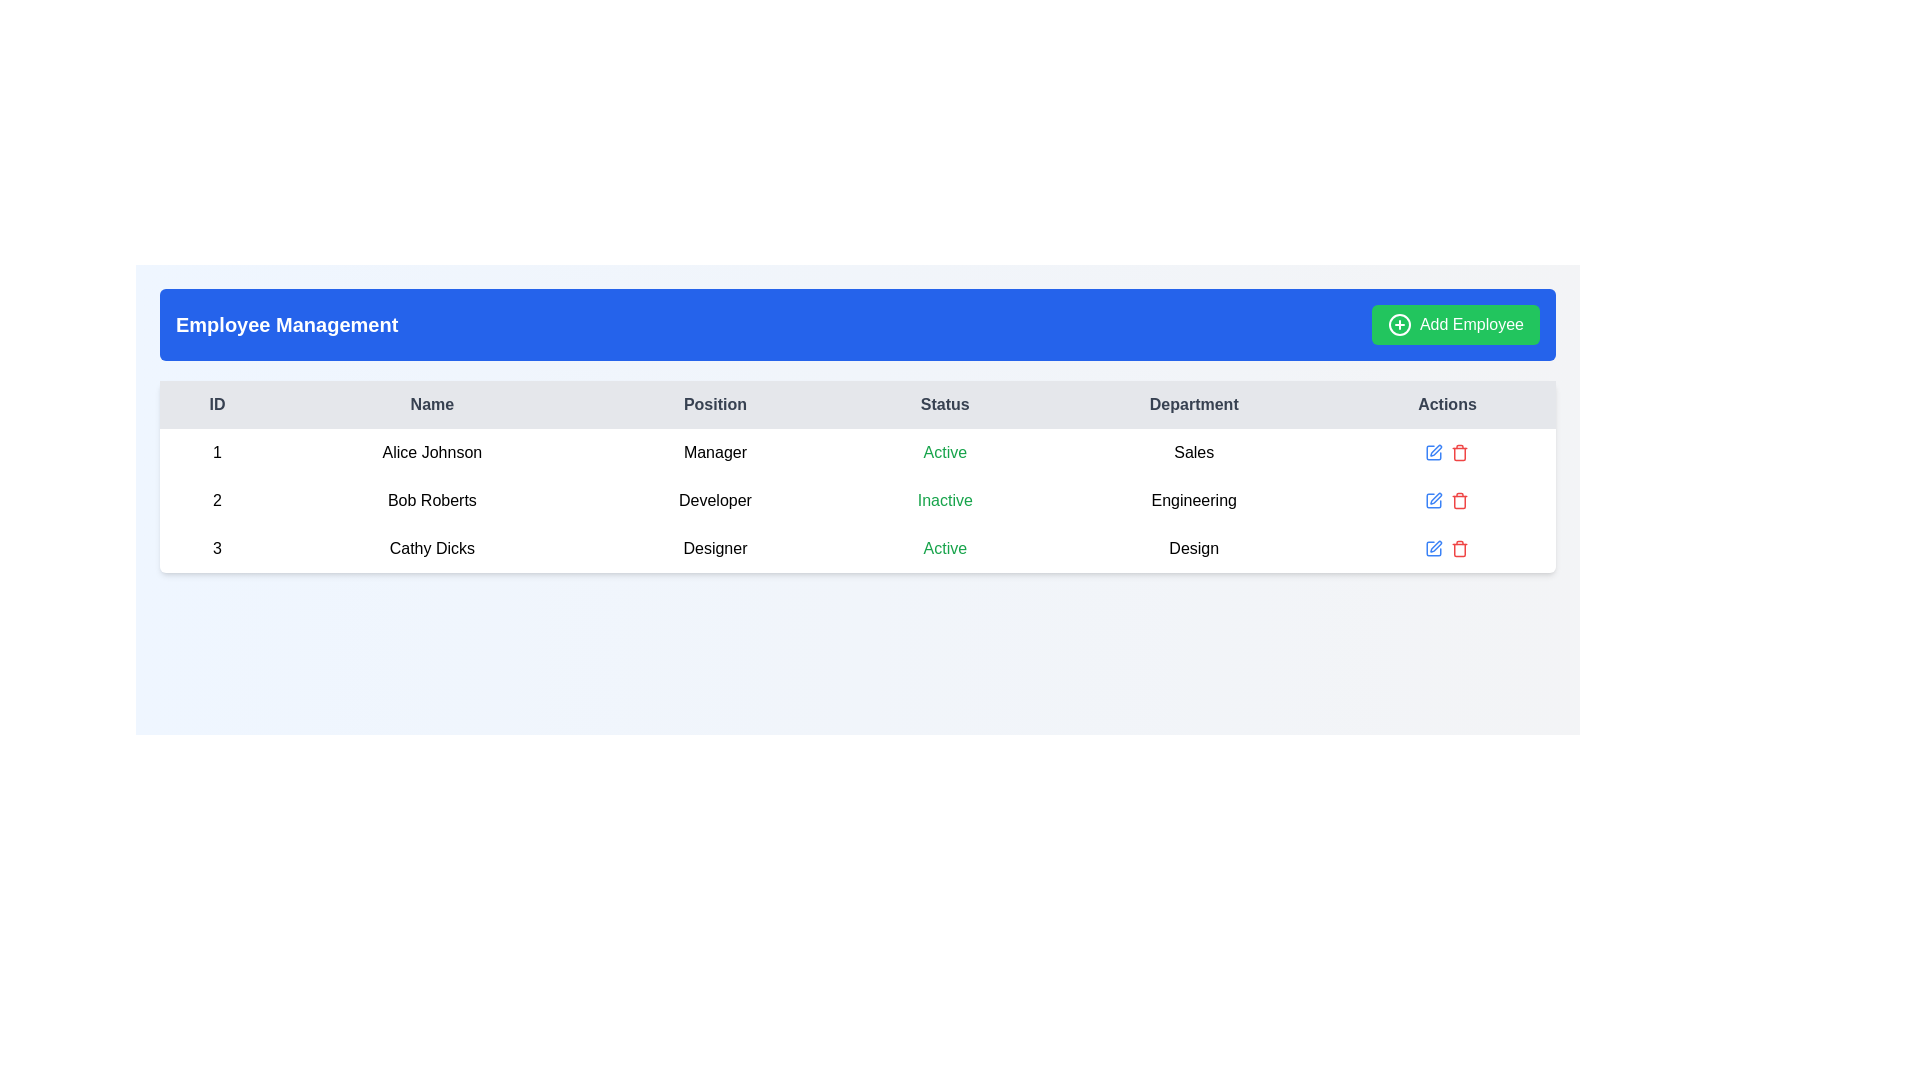 The image size is (1920, 1080). I want to click on the static text label header indicating names of individuals or items, located in the second column of the table's header row, so click(431, 405).